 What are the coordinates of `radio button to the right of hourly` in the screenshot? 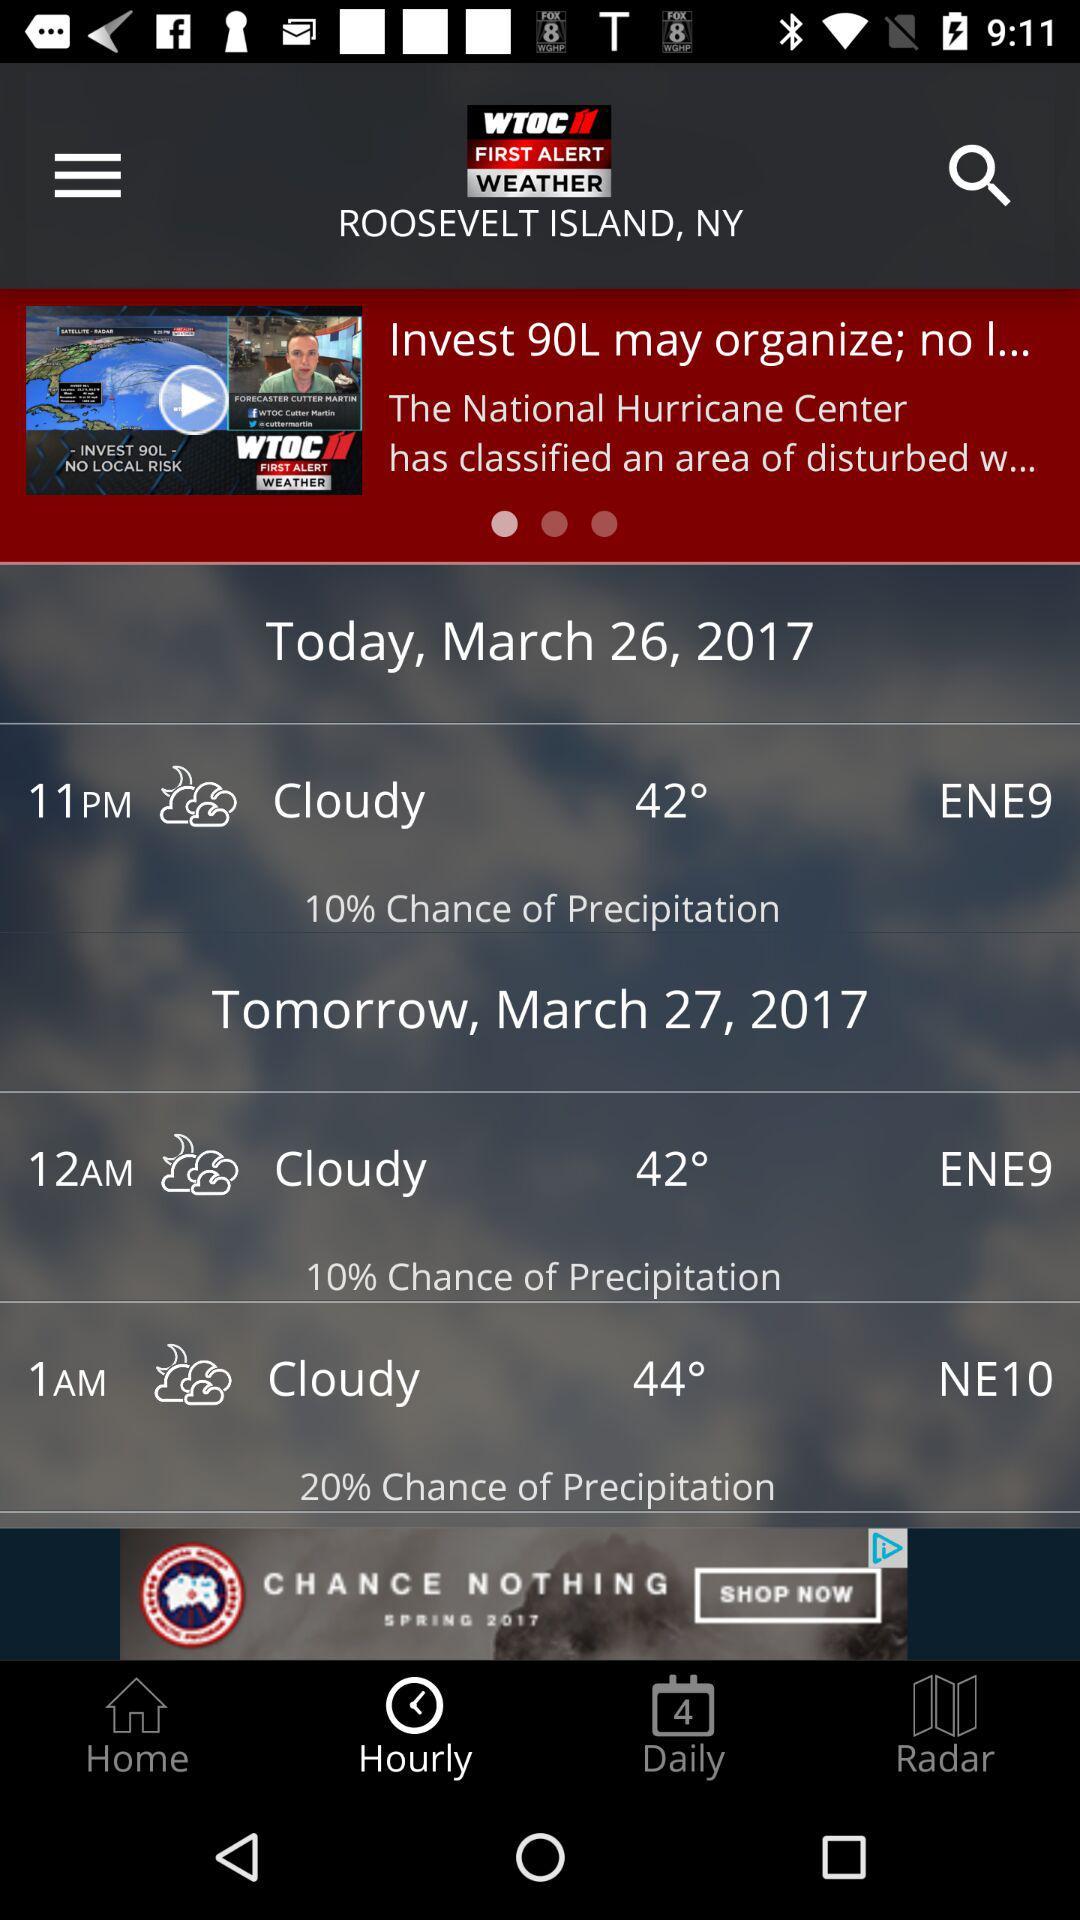 It's located at (682, 1726).